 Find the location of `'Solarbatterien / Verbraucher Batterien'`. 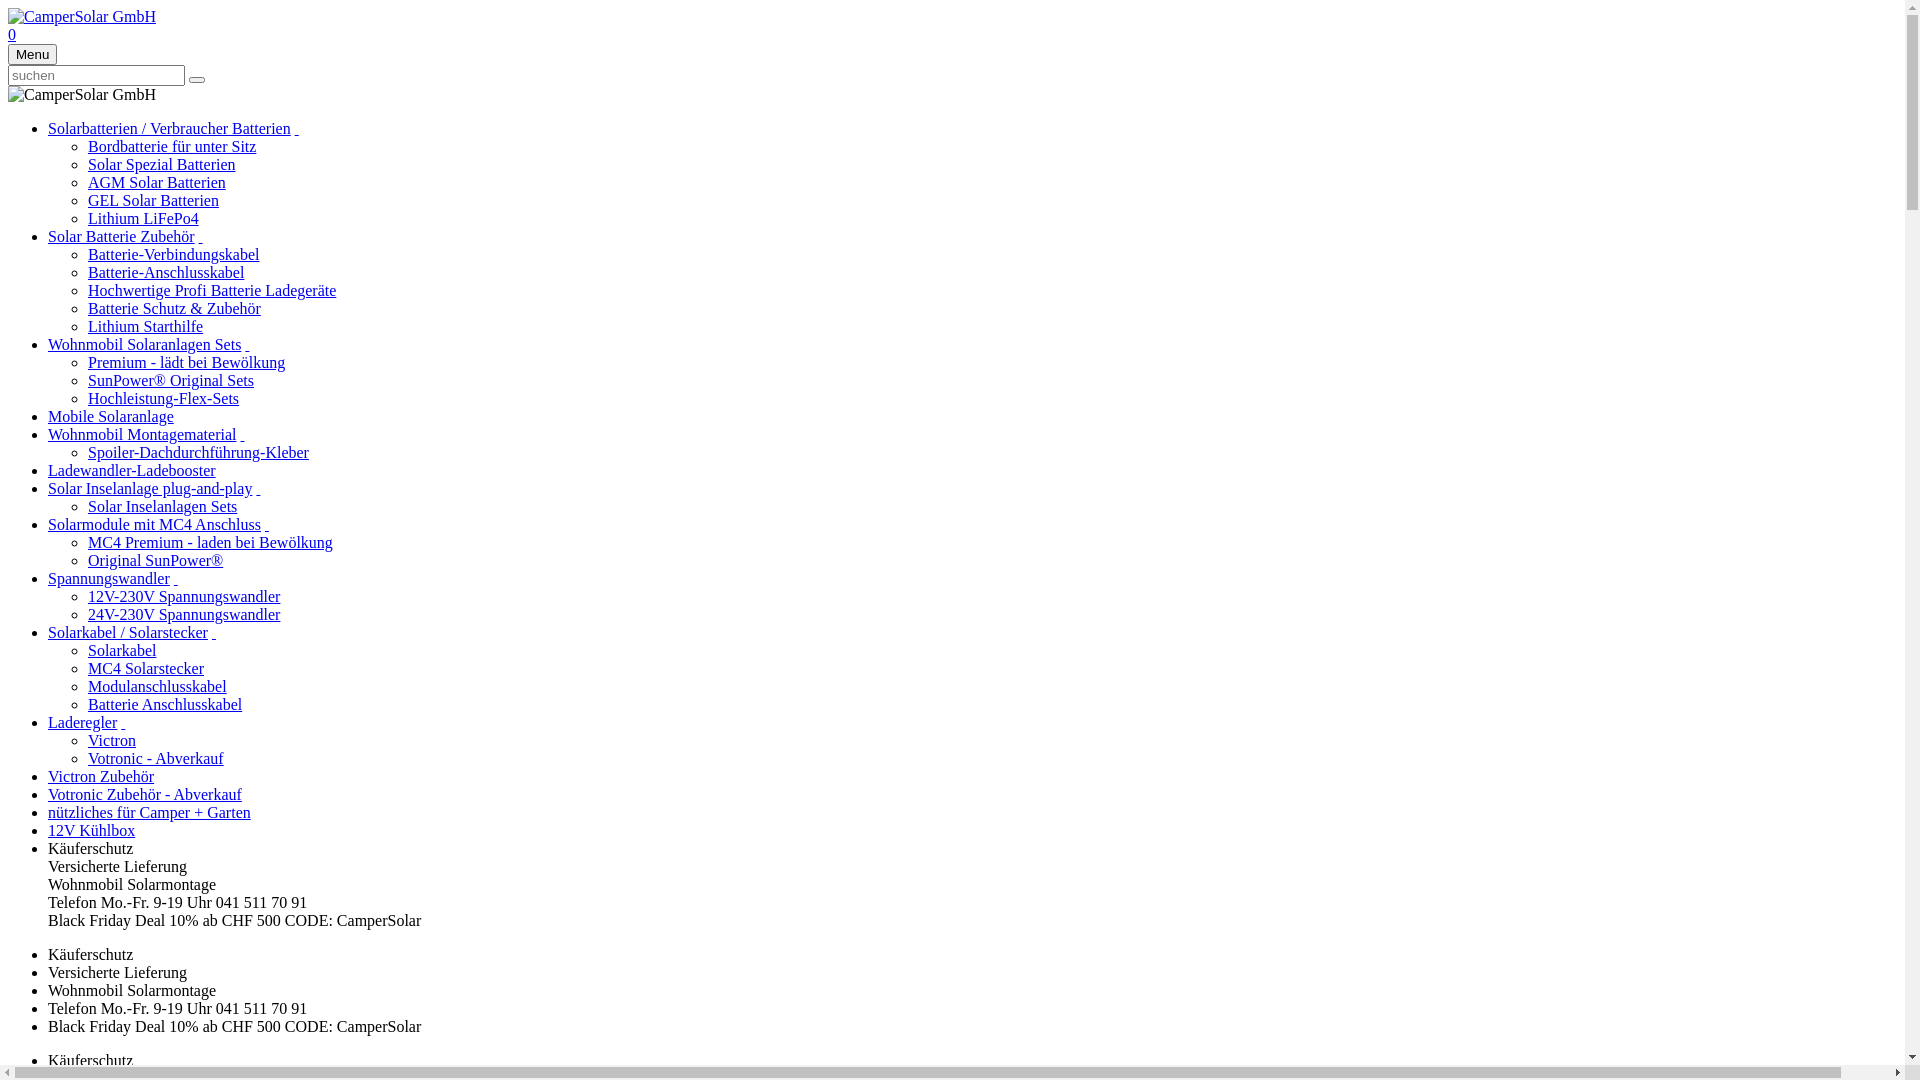

'Solarbatterien / Verbraucher Batterien' is located at coordinates (169, 128).